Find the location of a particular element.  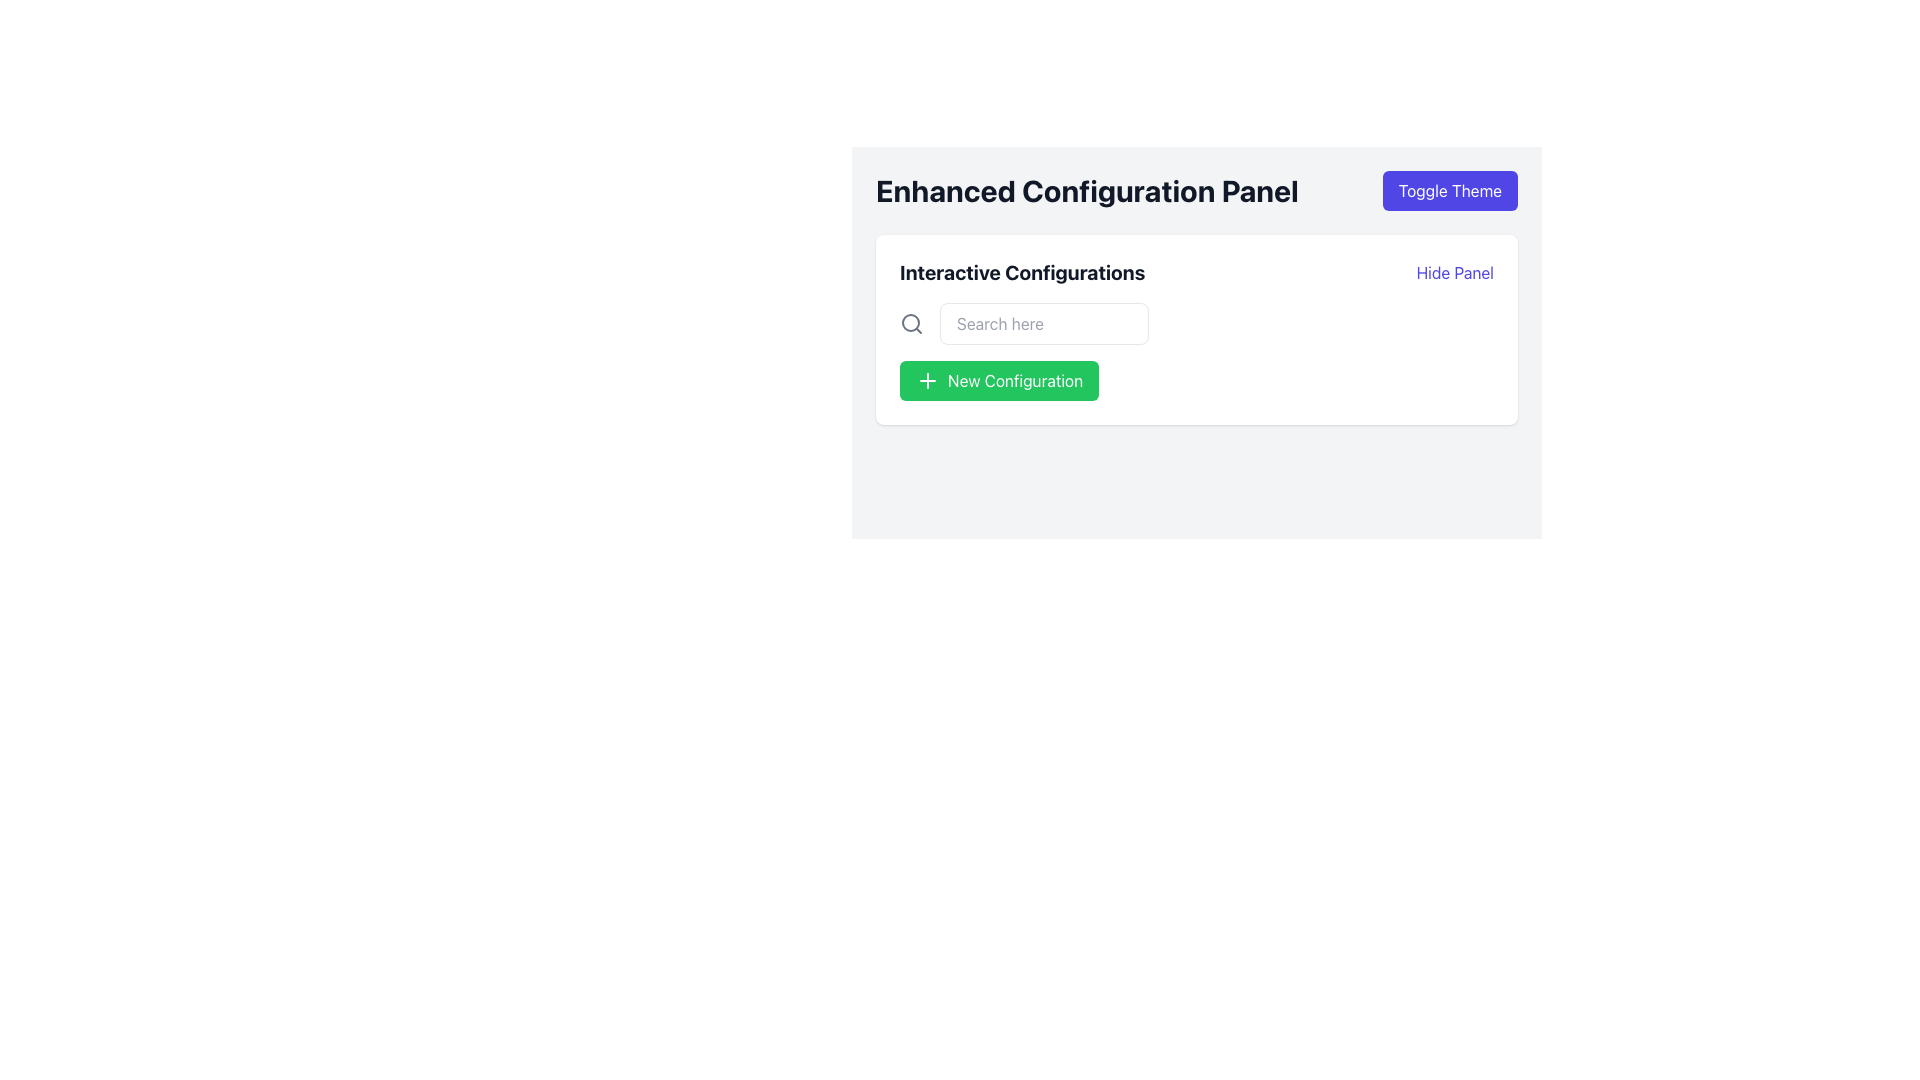

the static text element that reads 'Interactive Configurations', which is a bold heading positioned below the 'Enhanced Configuration Panel' and aligned with the 'Hide Panel' interactive element is located at coordinates (1022, 273).